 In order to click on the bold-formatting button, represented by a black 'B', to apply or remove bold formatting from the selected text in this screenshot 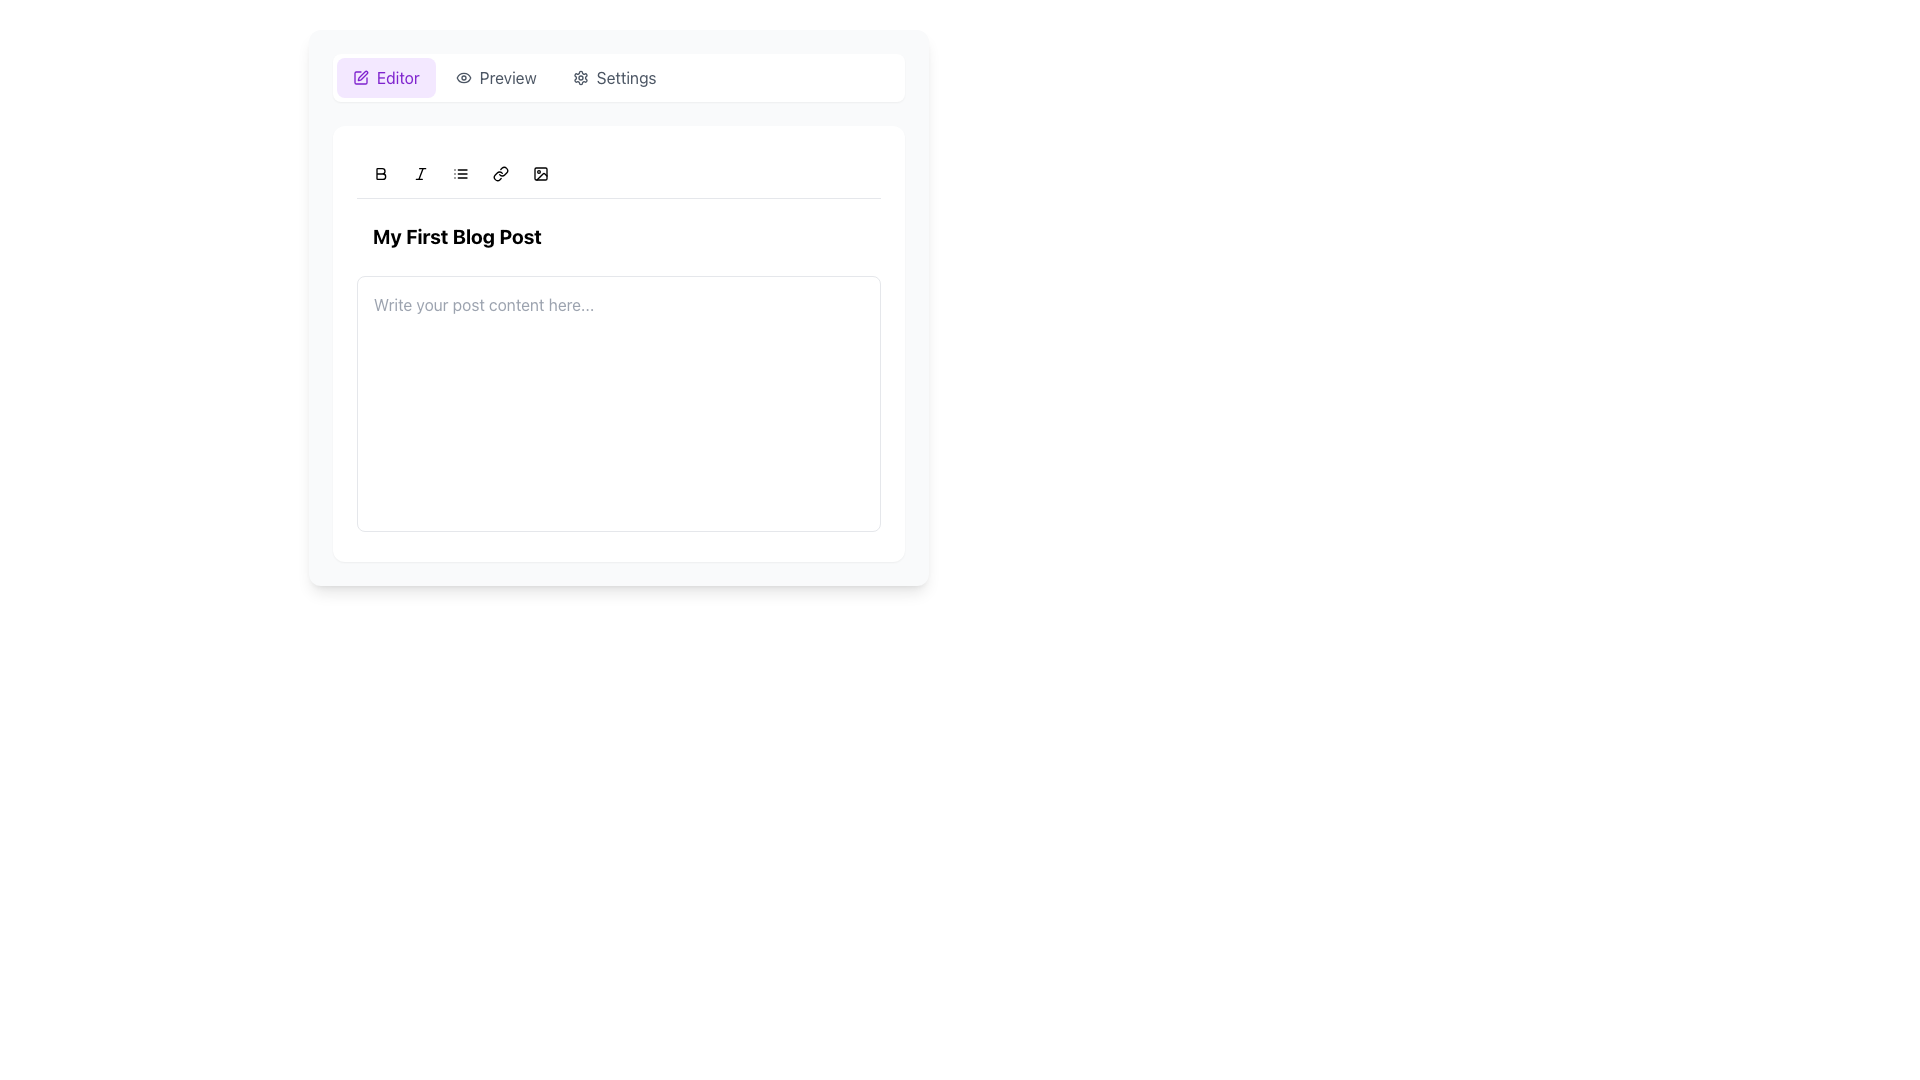, I will do `click(380, 172)`.